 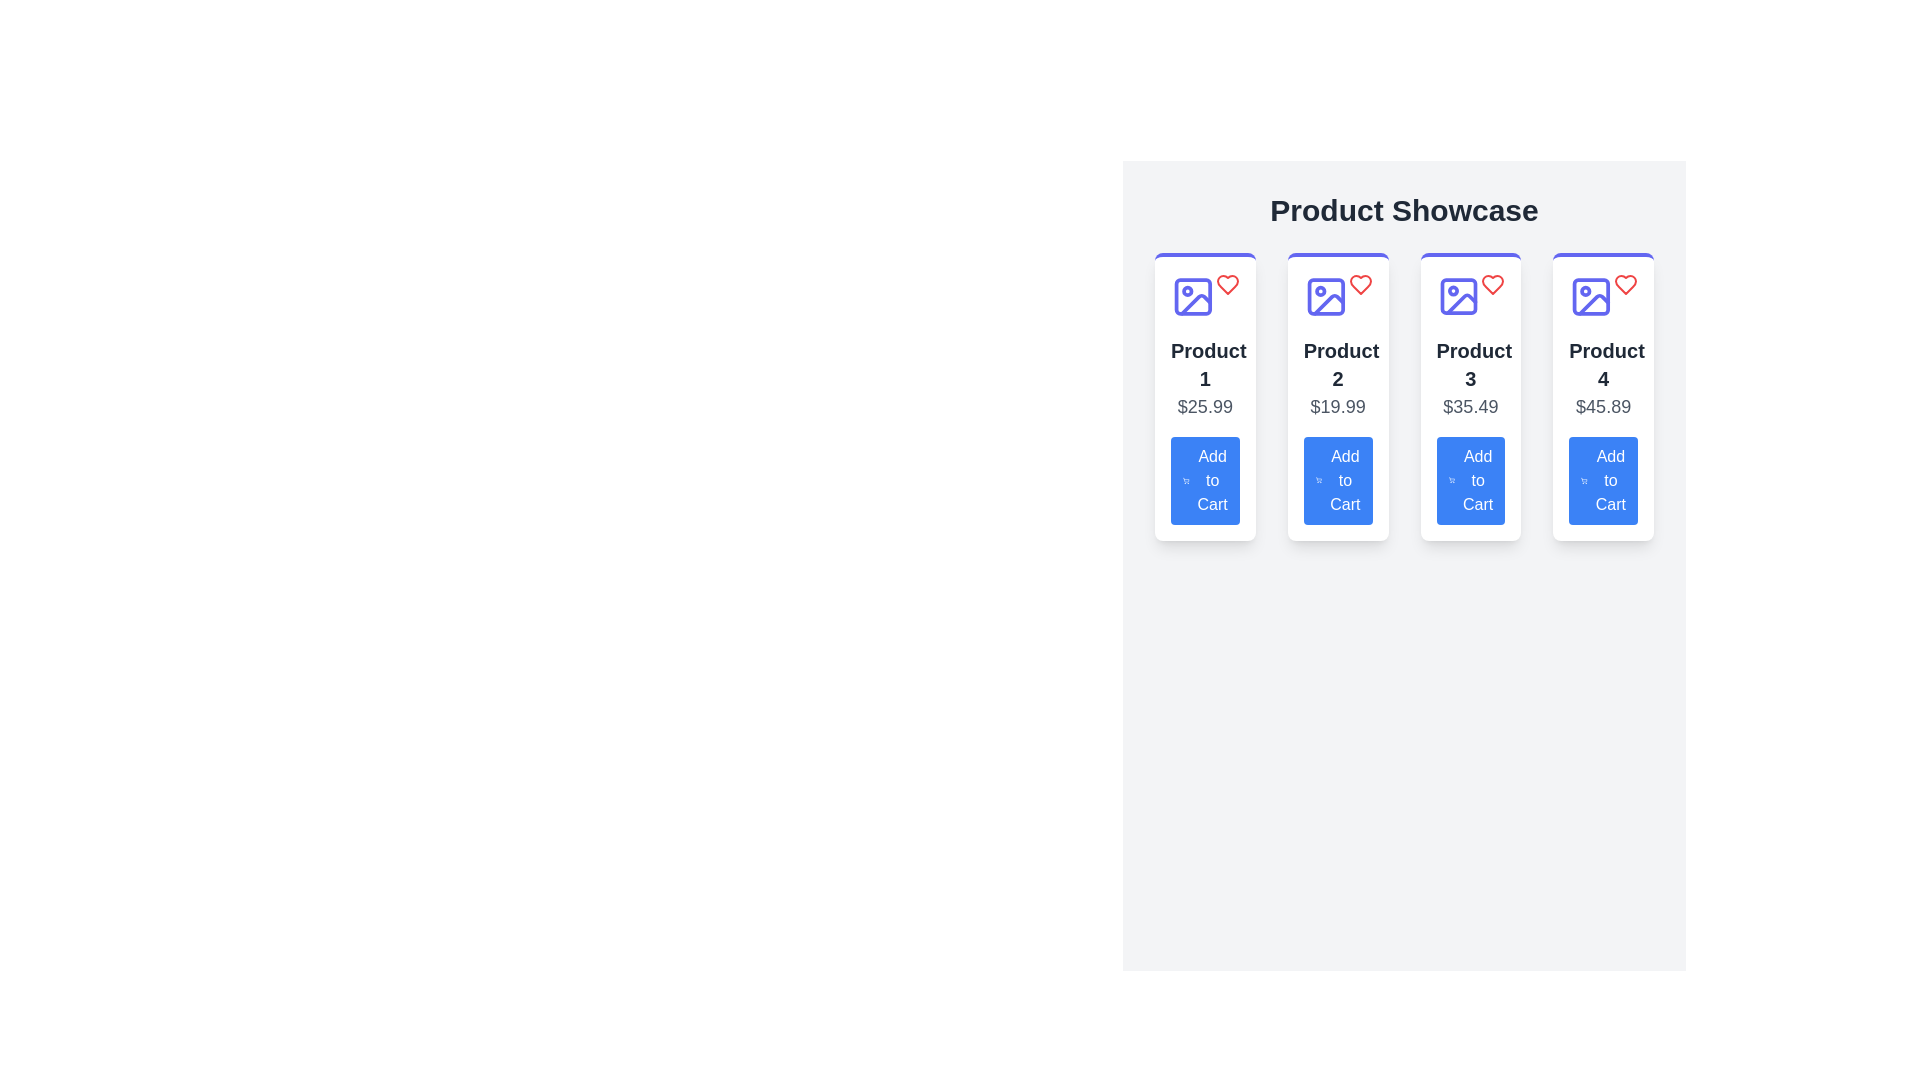 What do you see at coordinates (1458, 297) in the screenshot?
I see `the vector icon resembling a picture frame with a circular object inside it, located in the top-left region of the 'Product 3' card in the 'Product Showcase' grid` at bounding box center [1458, 297].